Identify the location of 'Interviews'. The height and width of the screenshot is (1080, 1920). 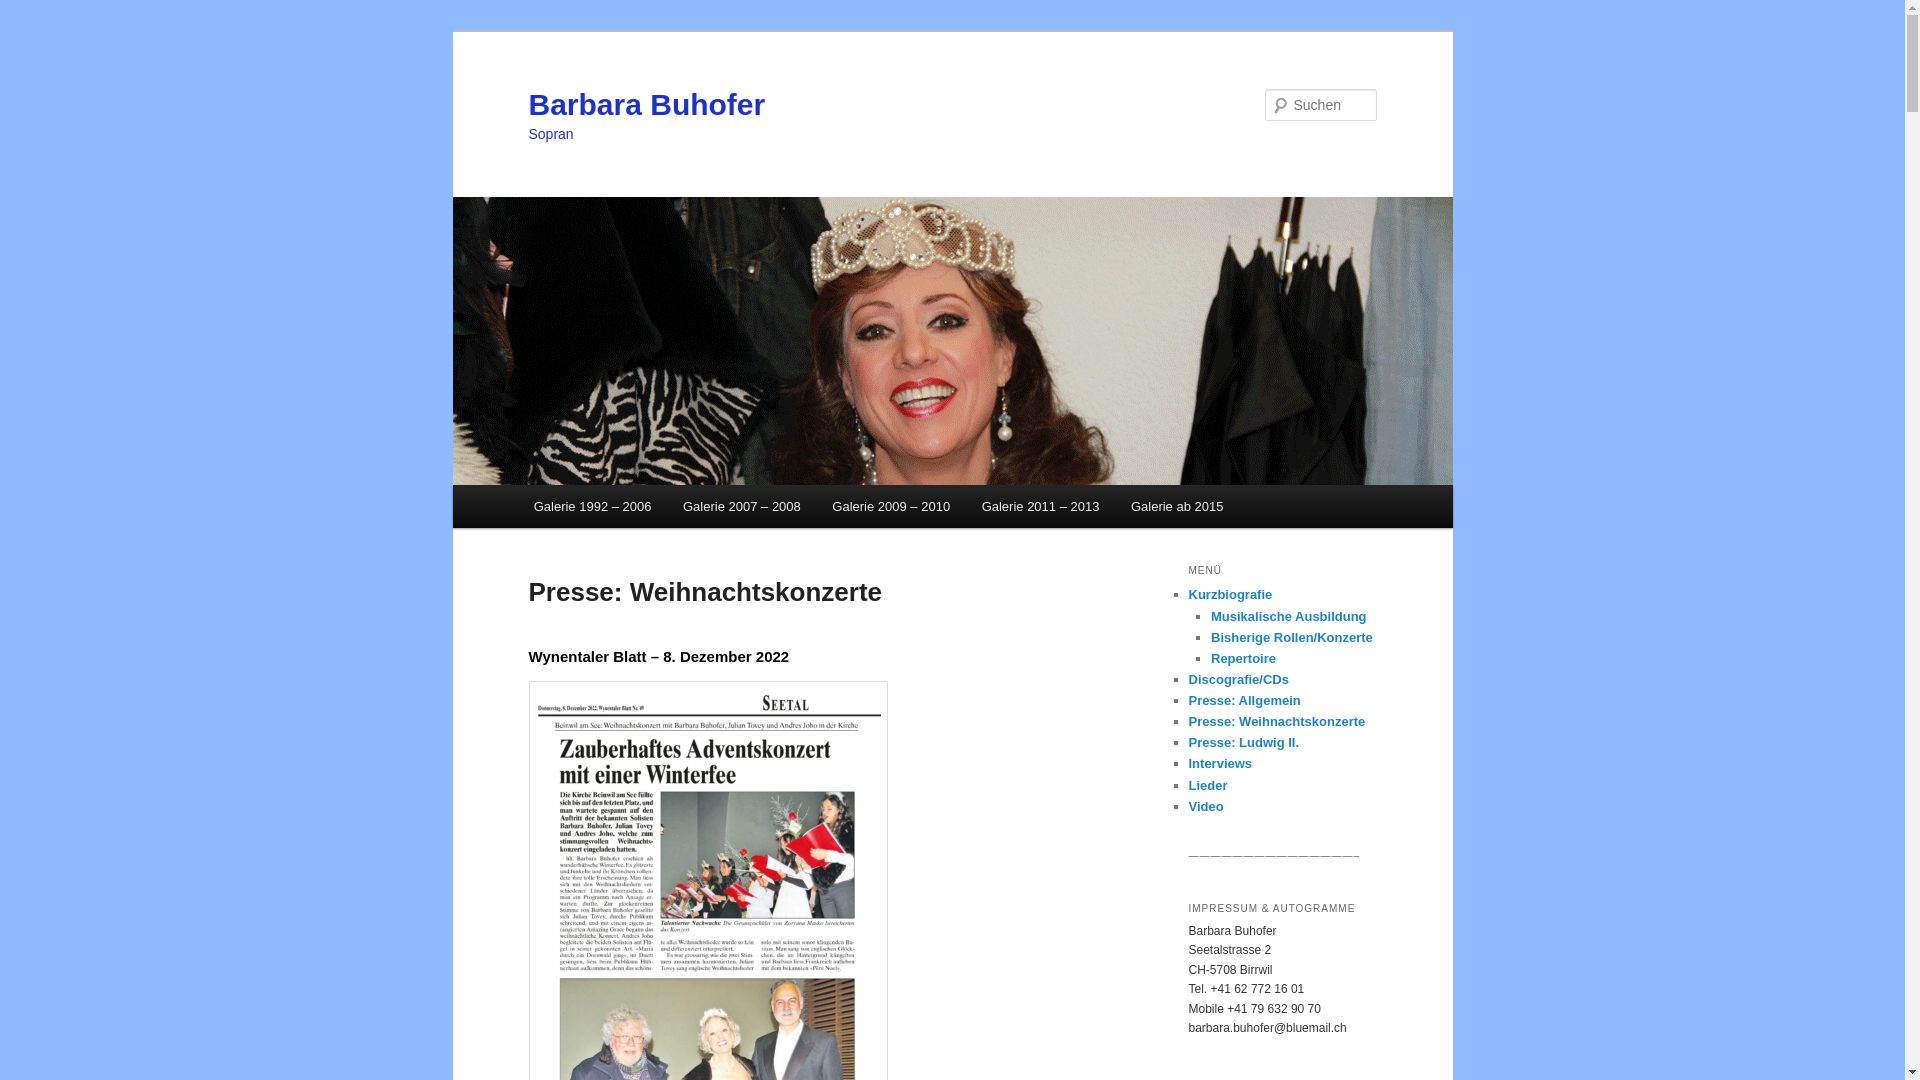
(1218, 763).